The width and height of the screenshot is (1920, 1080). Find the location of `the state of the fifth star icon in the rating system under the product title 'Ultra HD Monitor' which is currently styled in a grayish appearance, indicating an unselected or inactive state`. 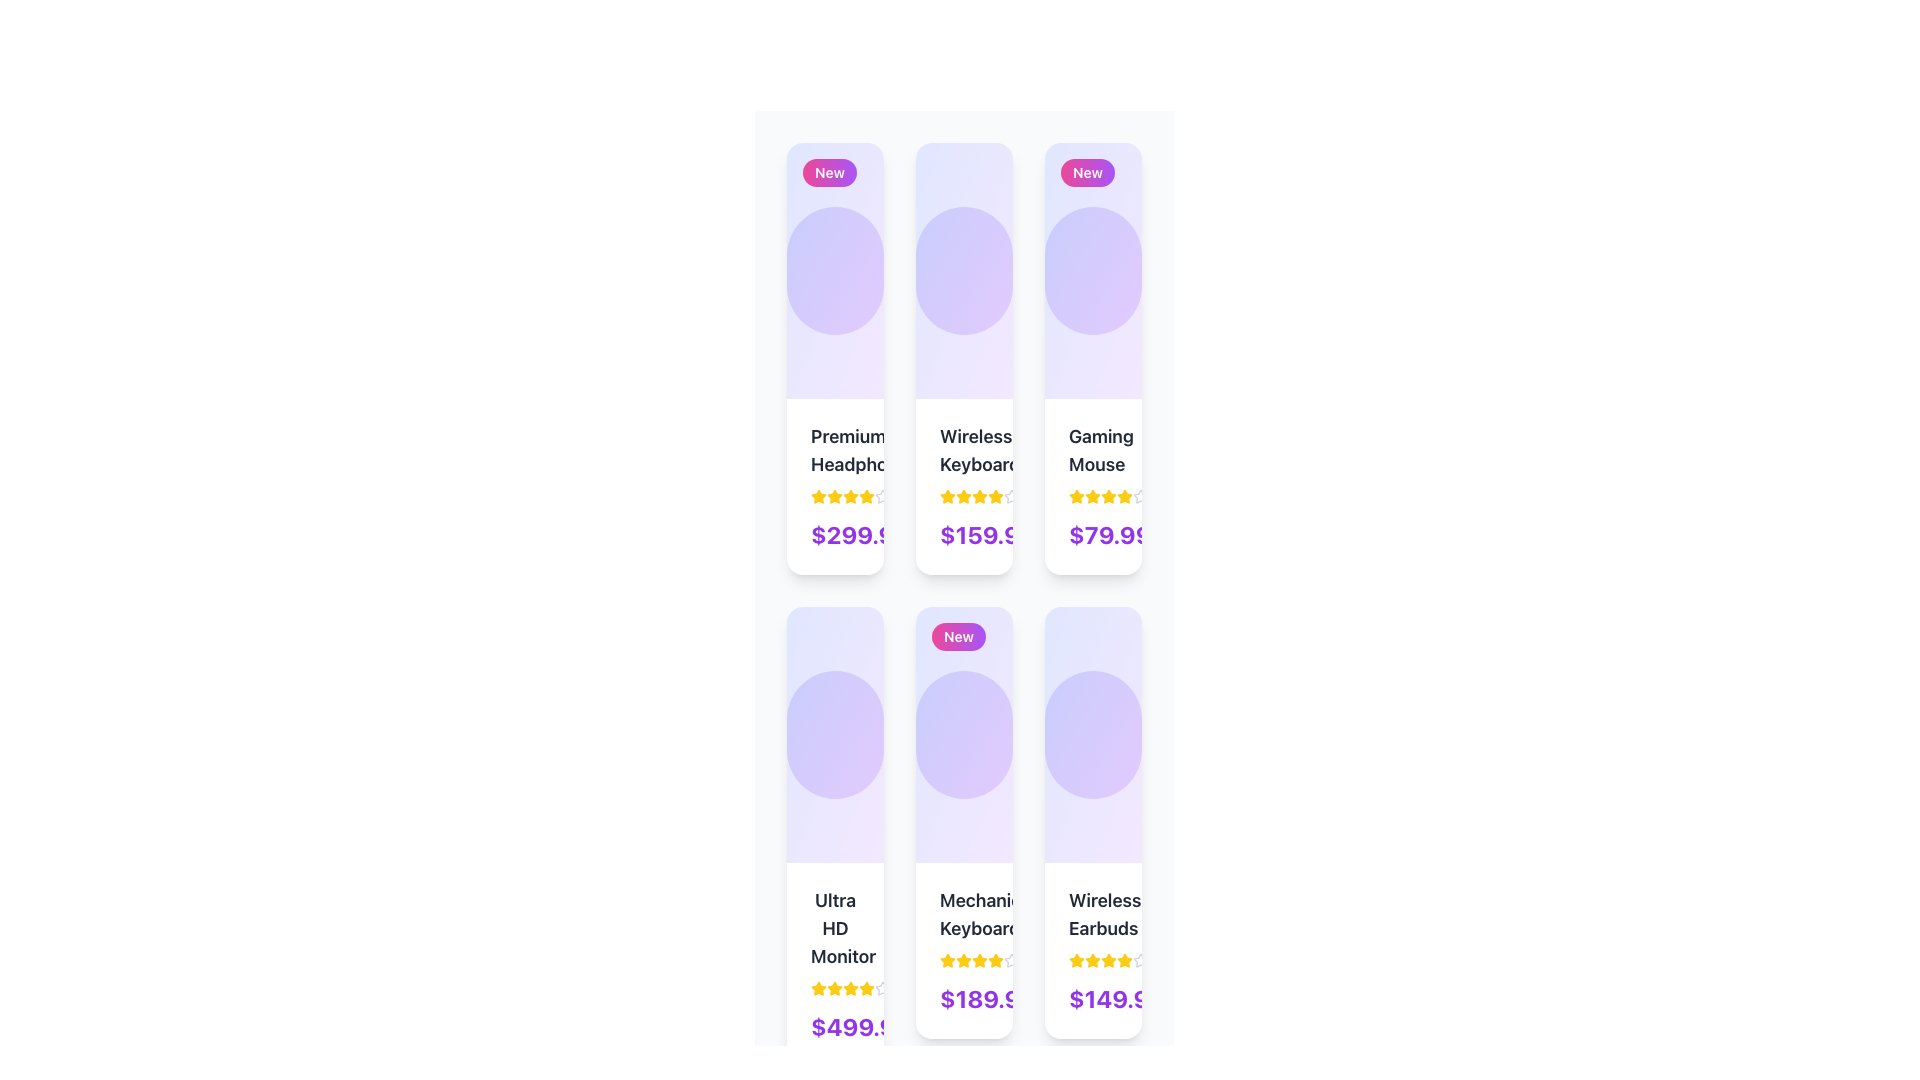

the state of the fifth star icon in the rating system under the product title 'Ultra HD Monitor' which is currently styled in a grayish appearance, indicating an unselected or inactive state is located at coordinates (882, 987).